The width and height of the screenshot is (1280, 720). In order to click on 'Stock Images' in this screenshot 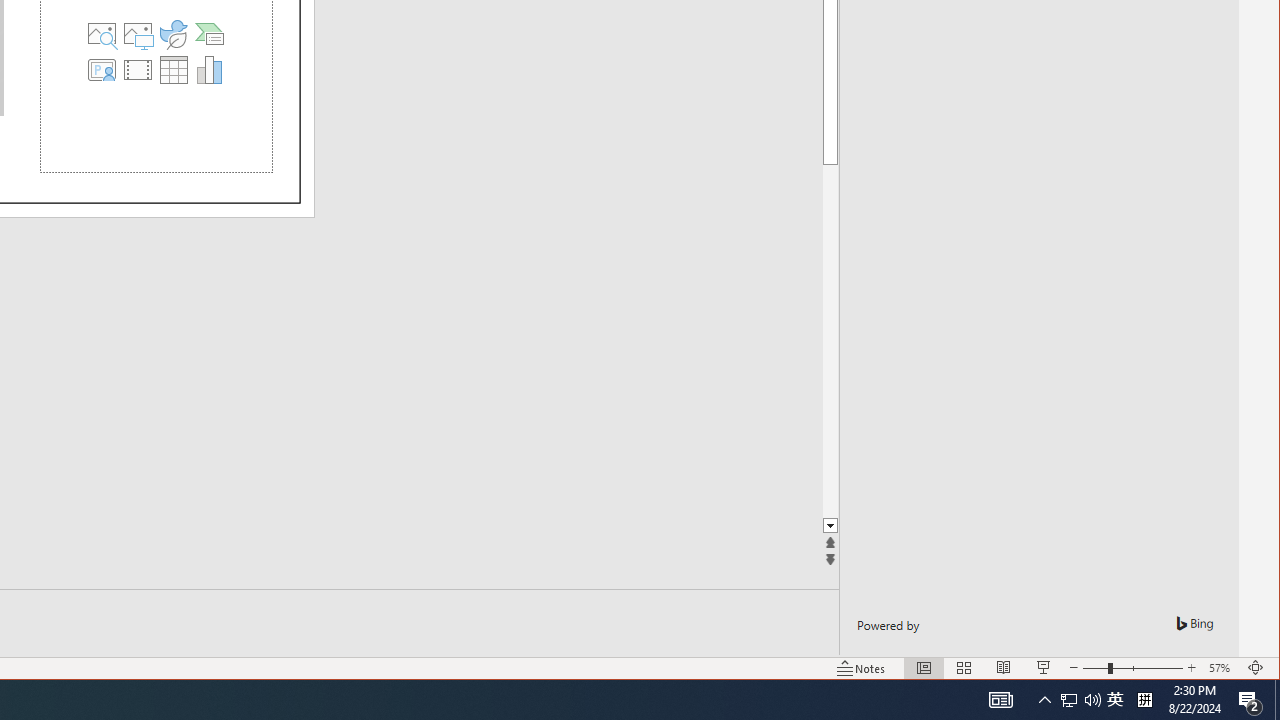, I will do `click(100, 33)`.